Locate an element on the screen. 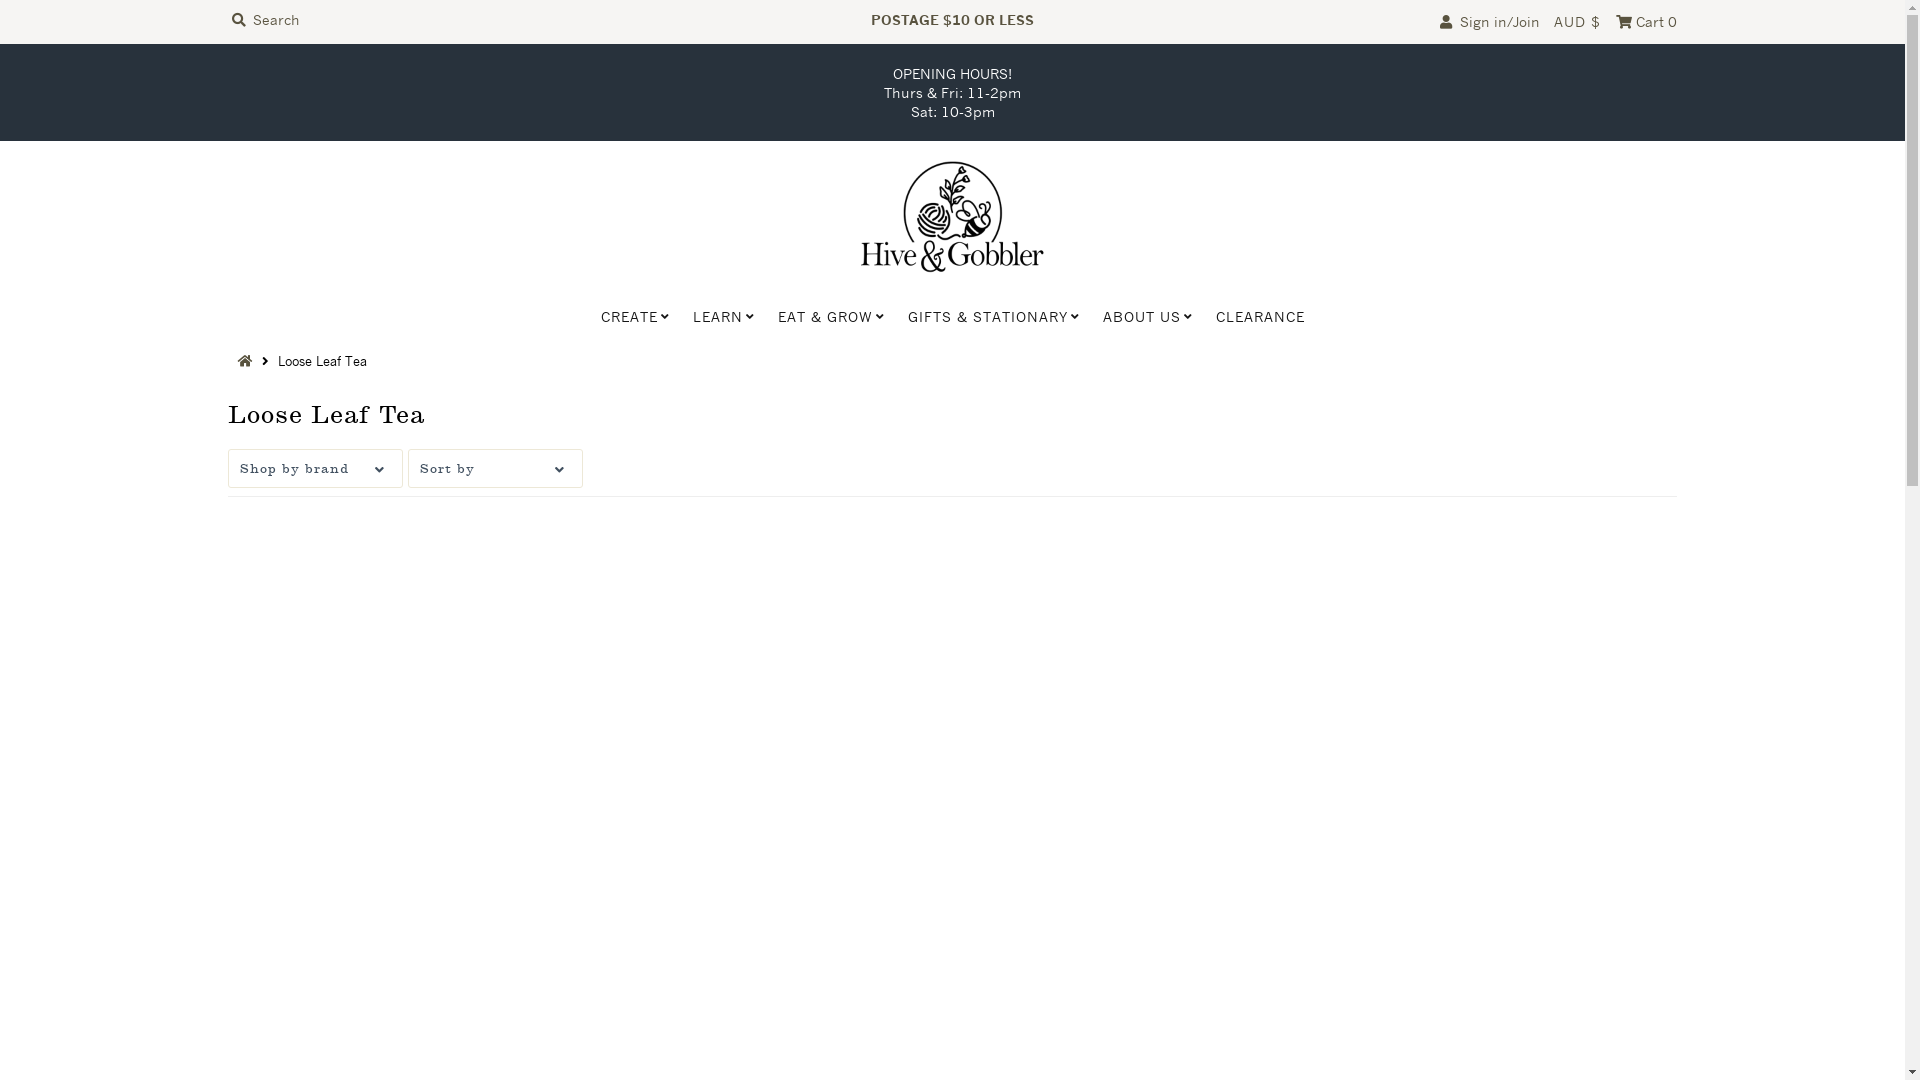 This screenshot has width=1920, height=1080. 'Shop by brand' is located at coordinates (314, 468).